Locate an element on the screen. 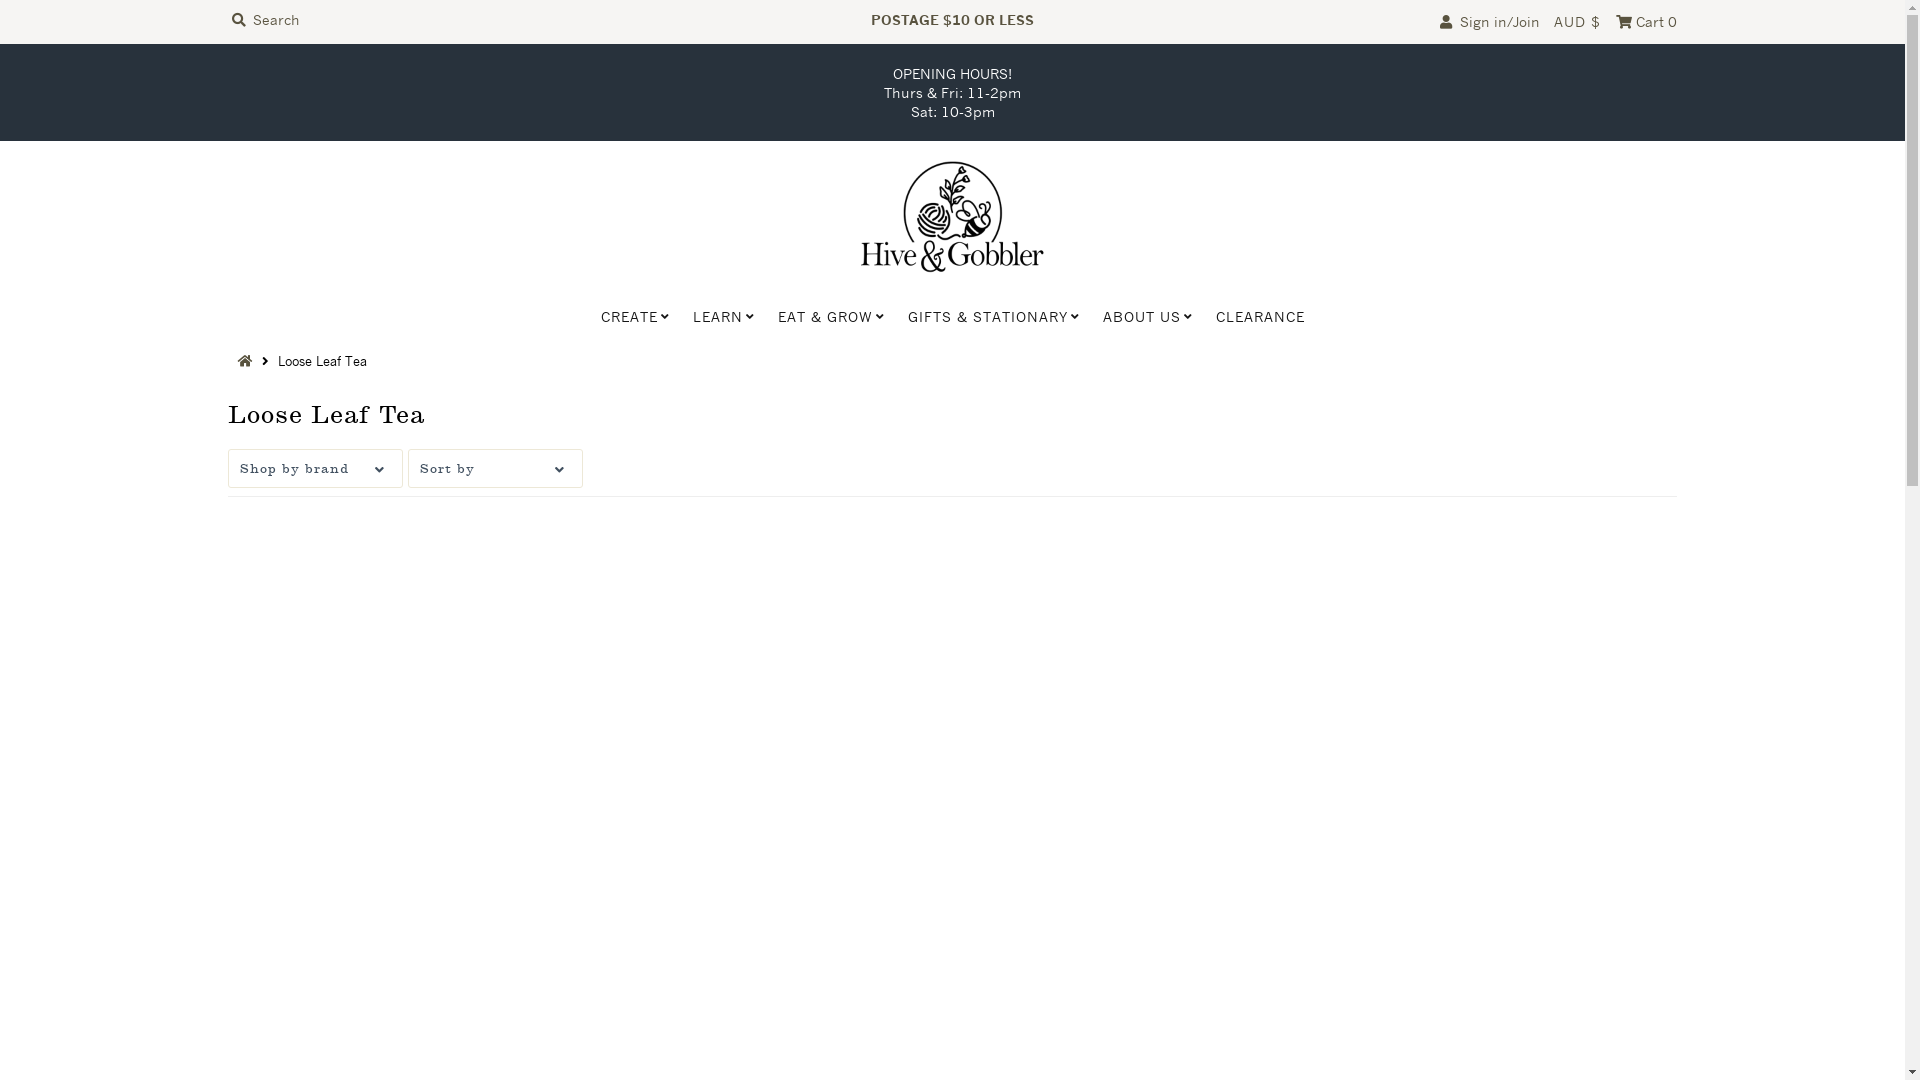 This screenshot has width=1920, height=1080. 'Shop by brand' is located at coordinates (314, 468).